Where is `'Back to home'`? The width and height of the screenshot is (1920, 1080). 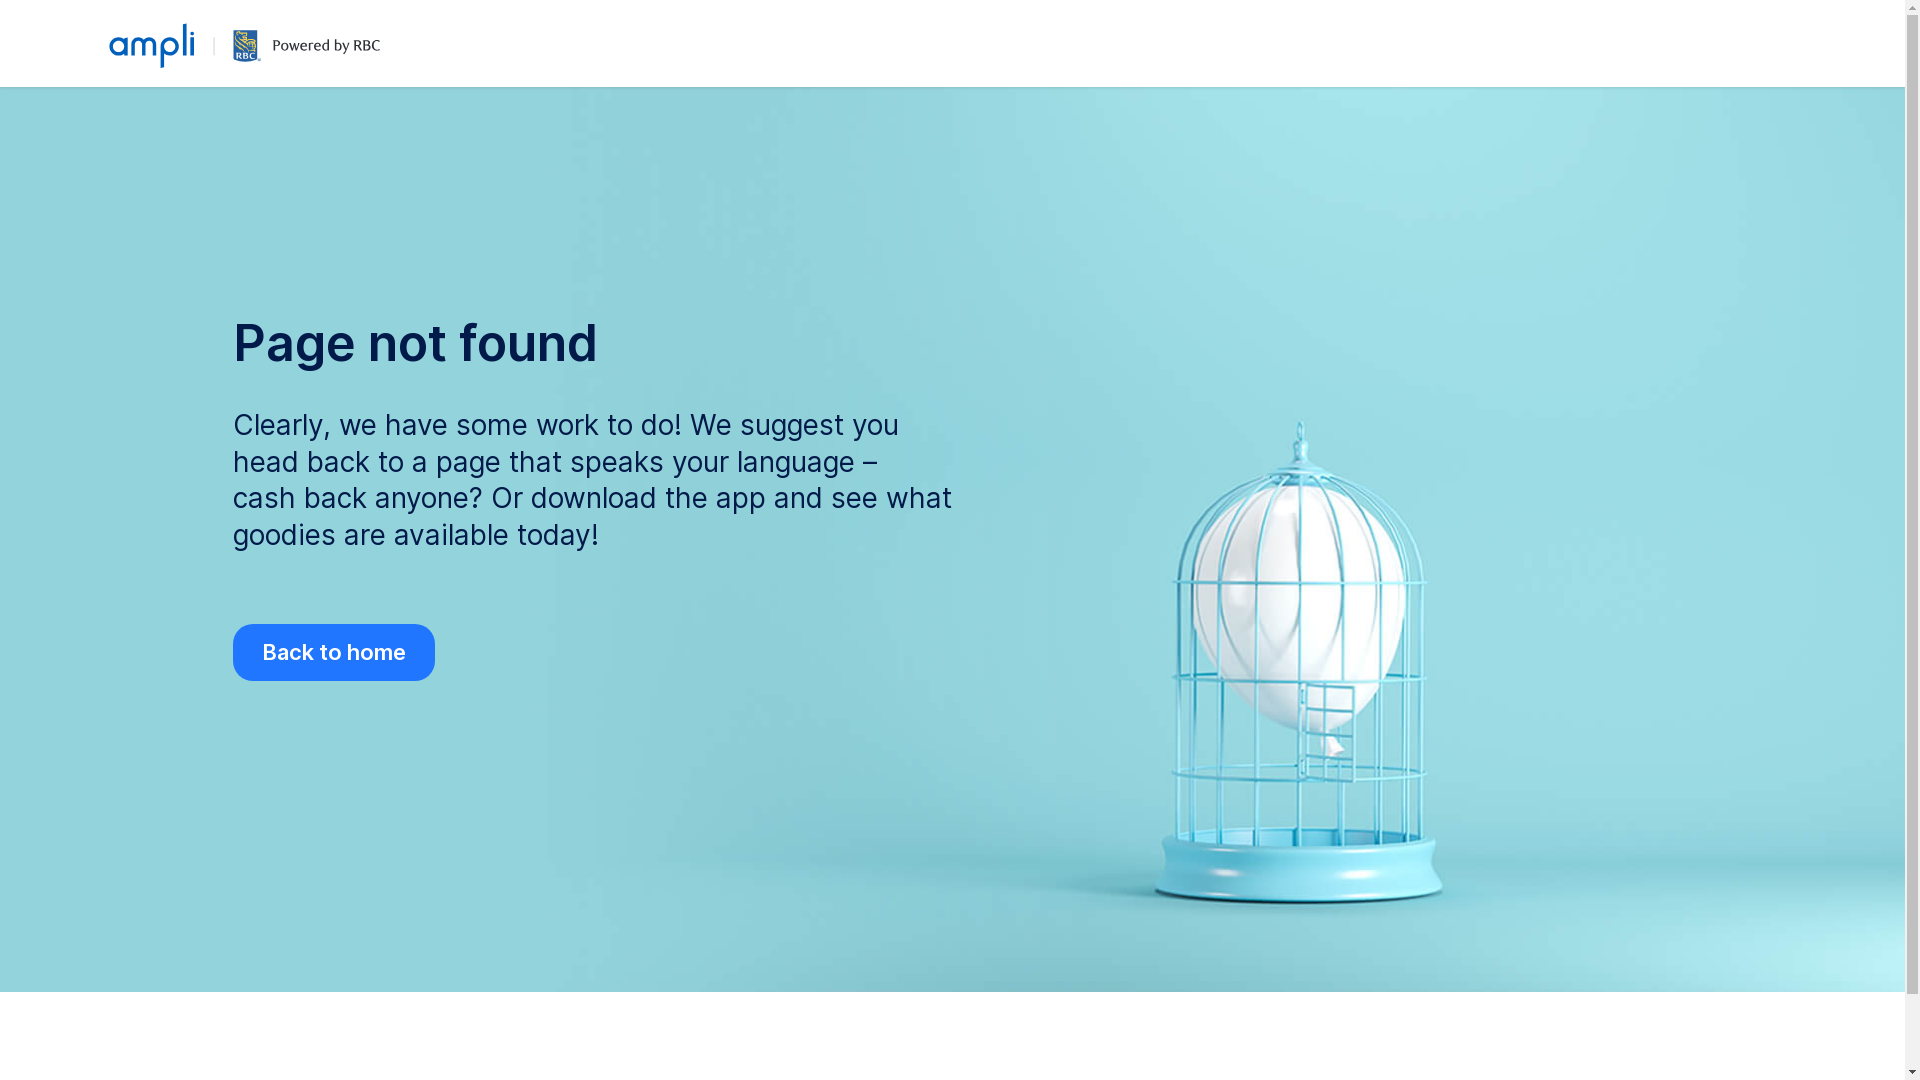 'Back to home' is located at coordinates (332, 652).